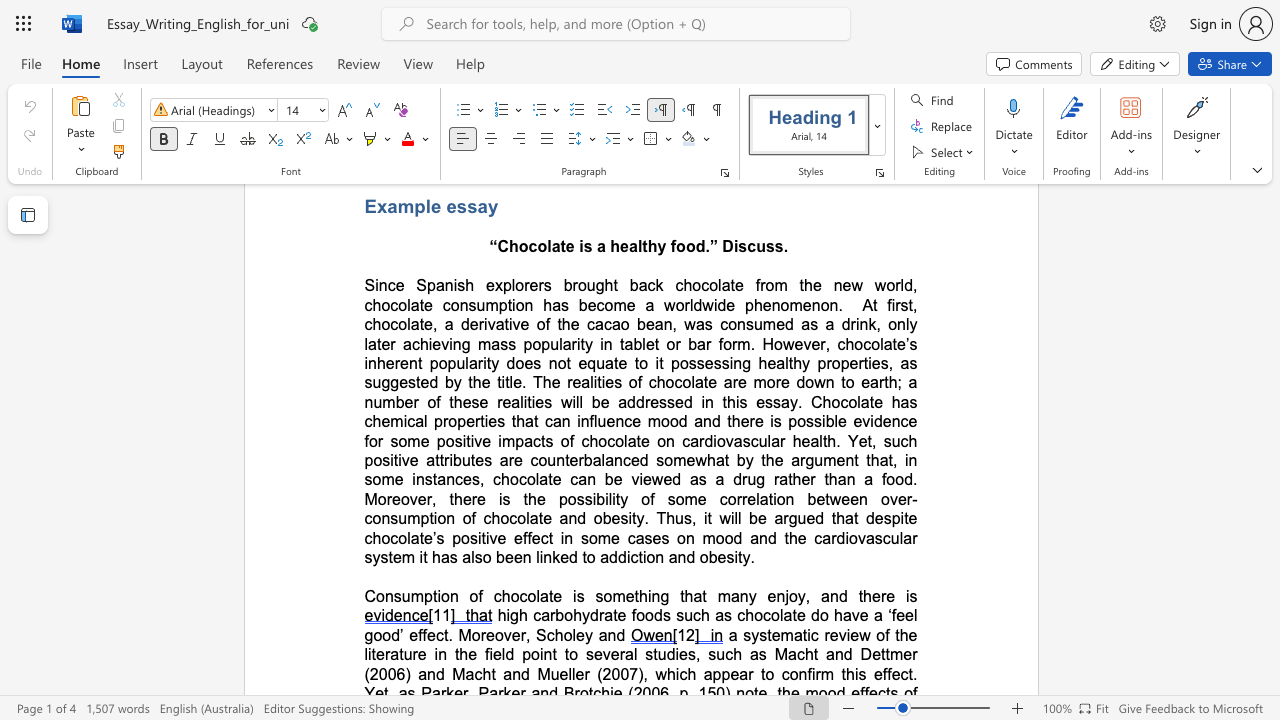 The width and height of the screenshot is (1280, 720). Describe the element at coordinates (642, 245) in the screenshot. I see `the subset text "thy food.” Discuss" within the text "Chocolate is a healthy food.” Discuss."` at that location.